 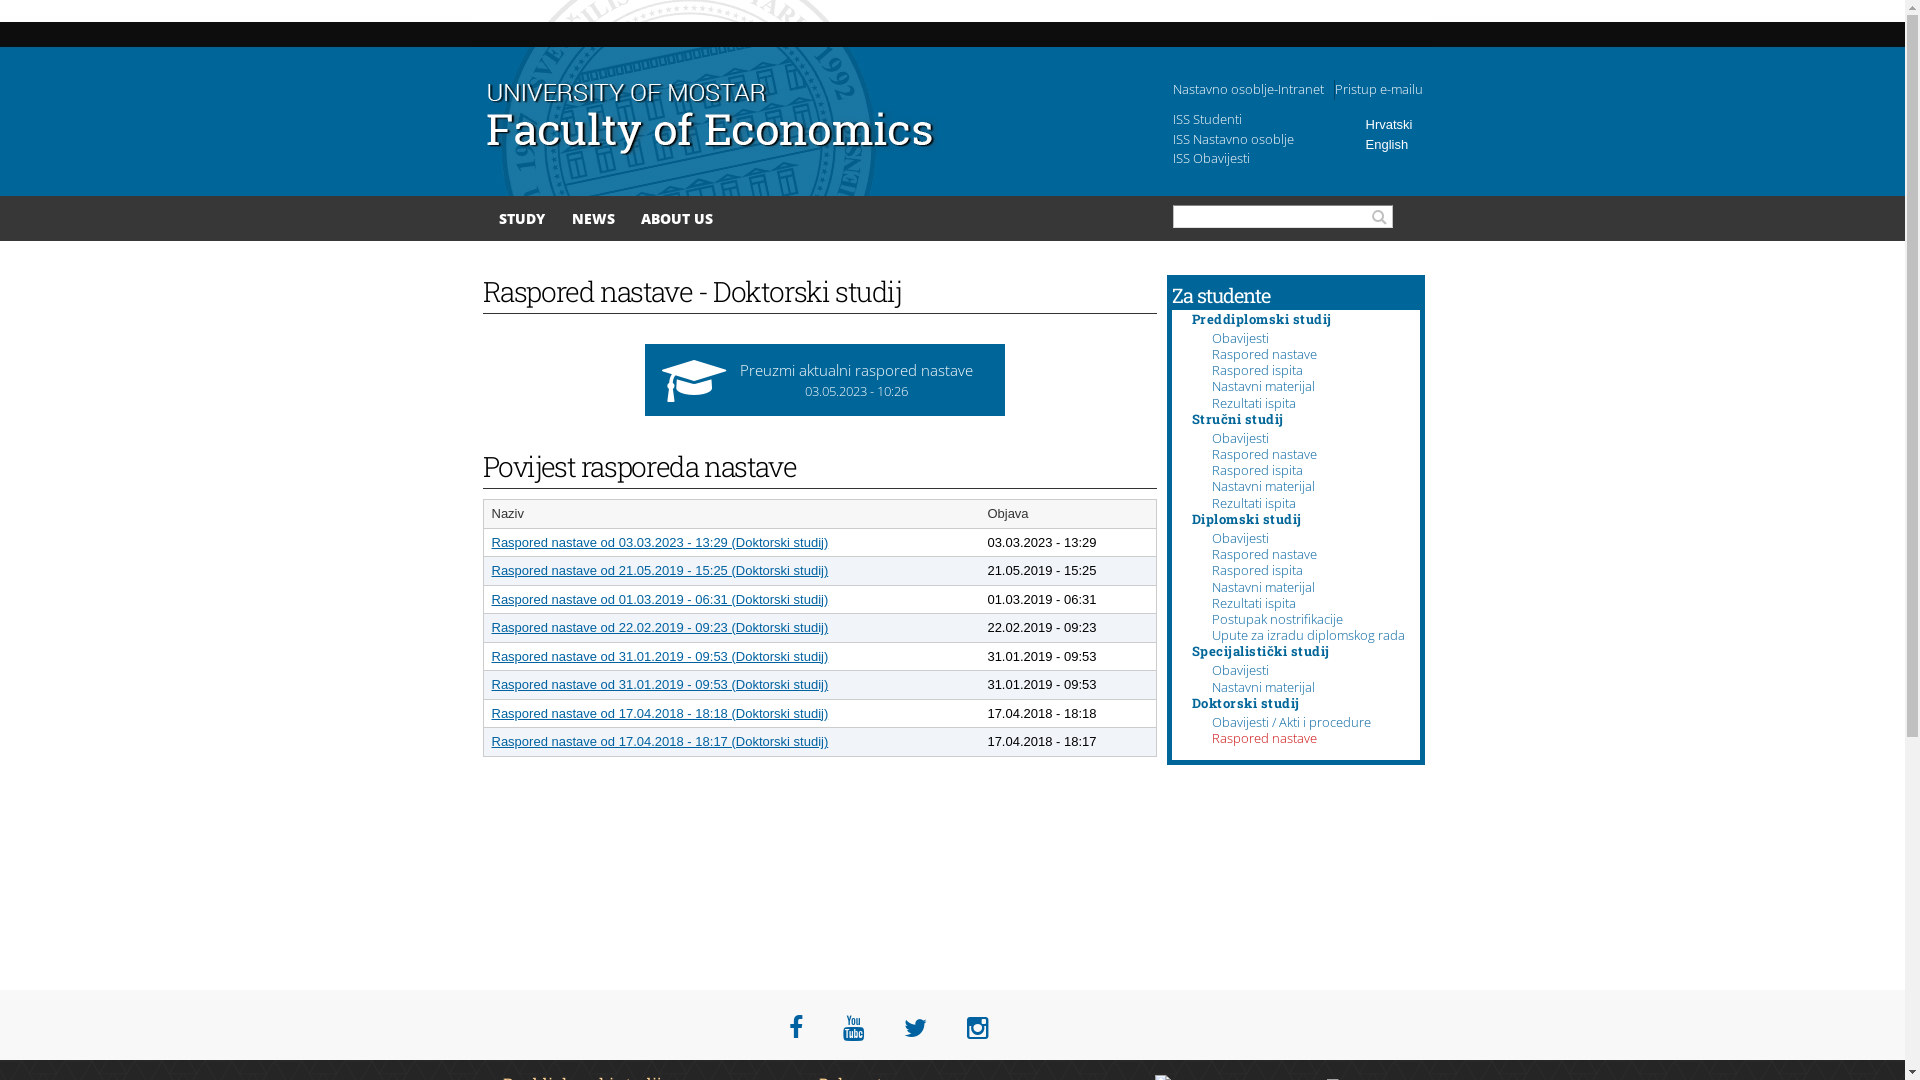 What do you see at coordinates (1210, 721) in the screenshot?
I see `'Obavijesti / Akti i procedure'` at bounding box center [1210, 721].